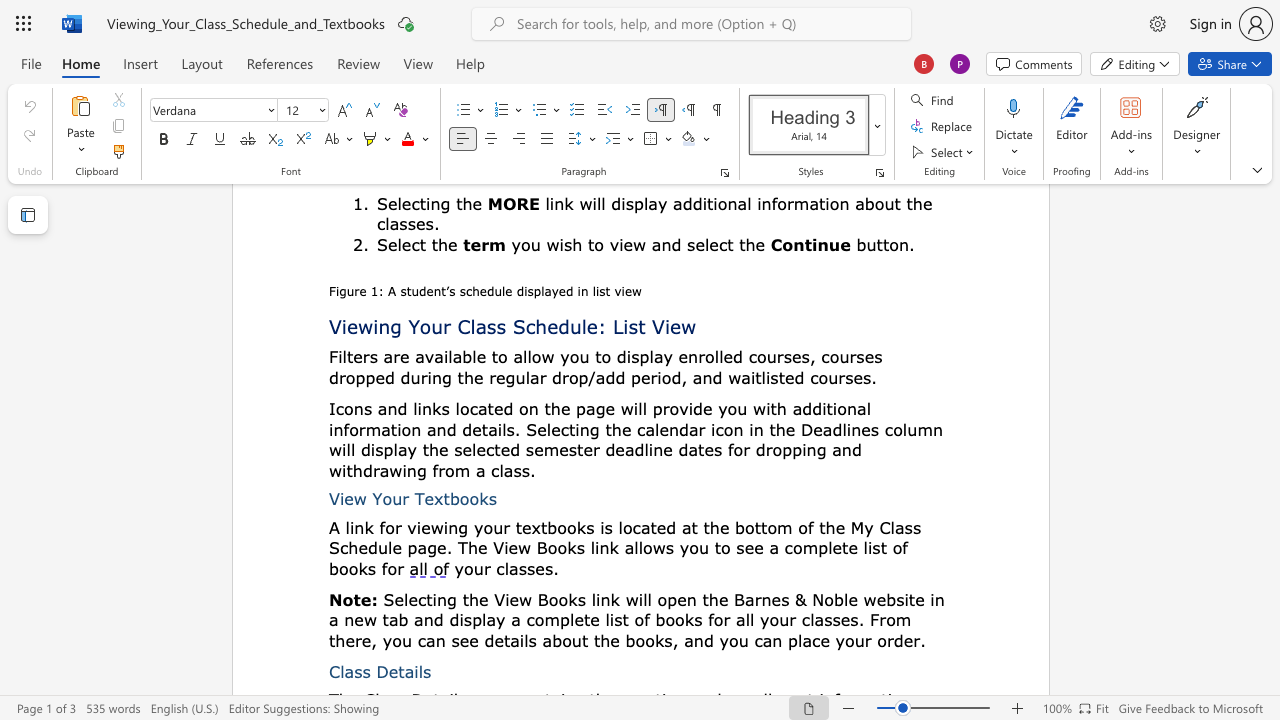 Image resolution: width=1280 pixels, height=720 pixels. What do you see at coordinates (437, 497) in the screenshot?
I see `the 1th character "x" in the text` at bounding box center [437, 497].